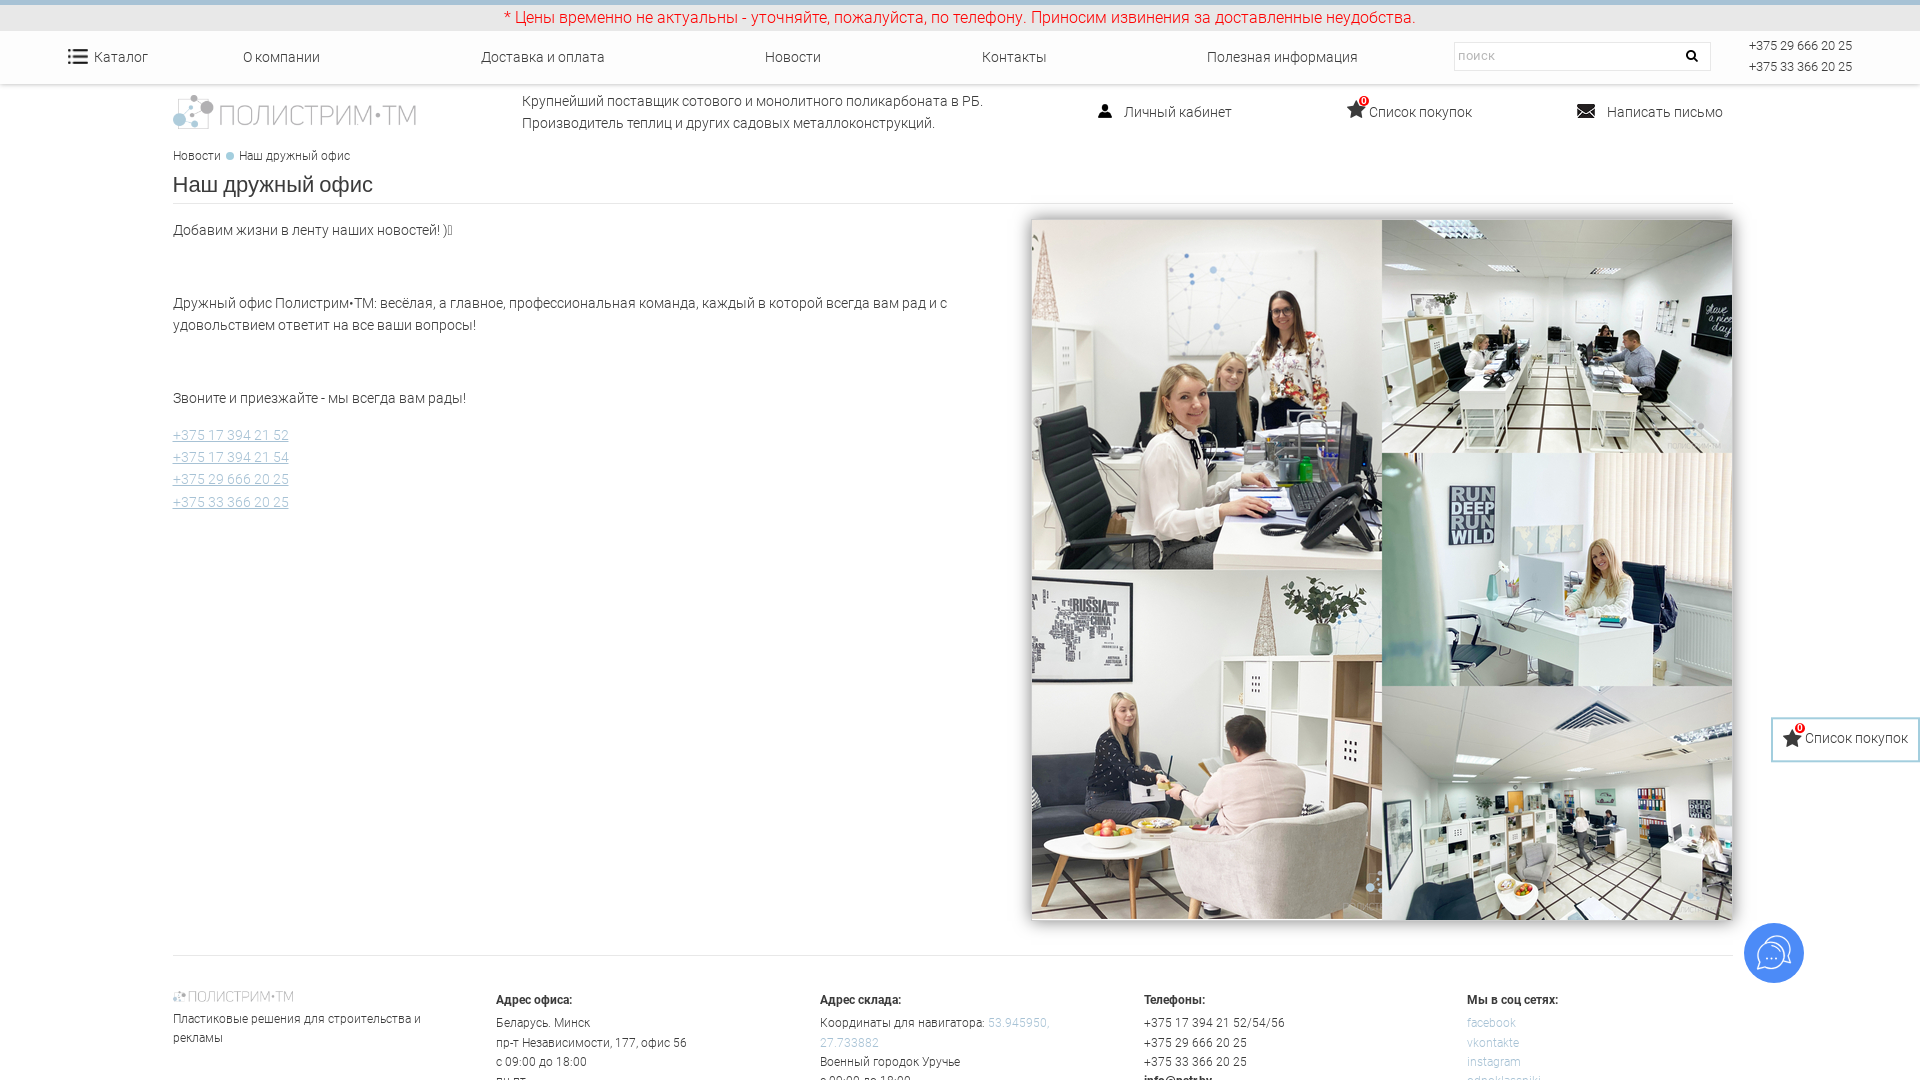  What do you see at coordinates (1491, 1022) in the screenshot?
I see `'facebook'` at bounding box center [1491, 1022].